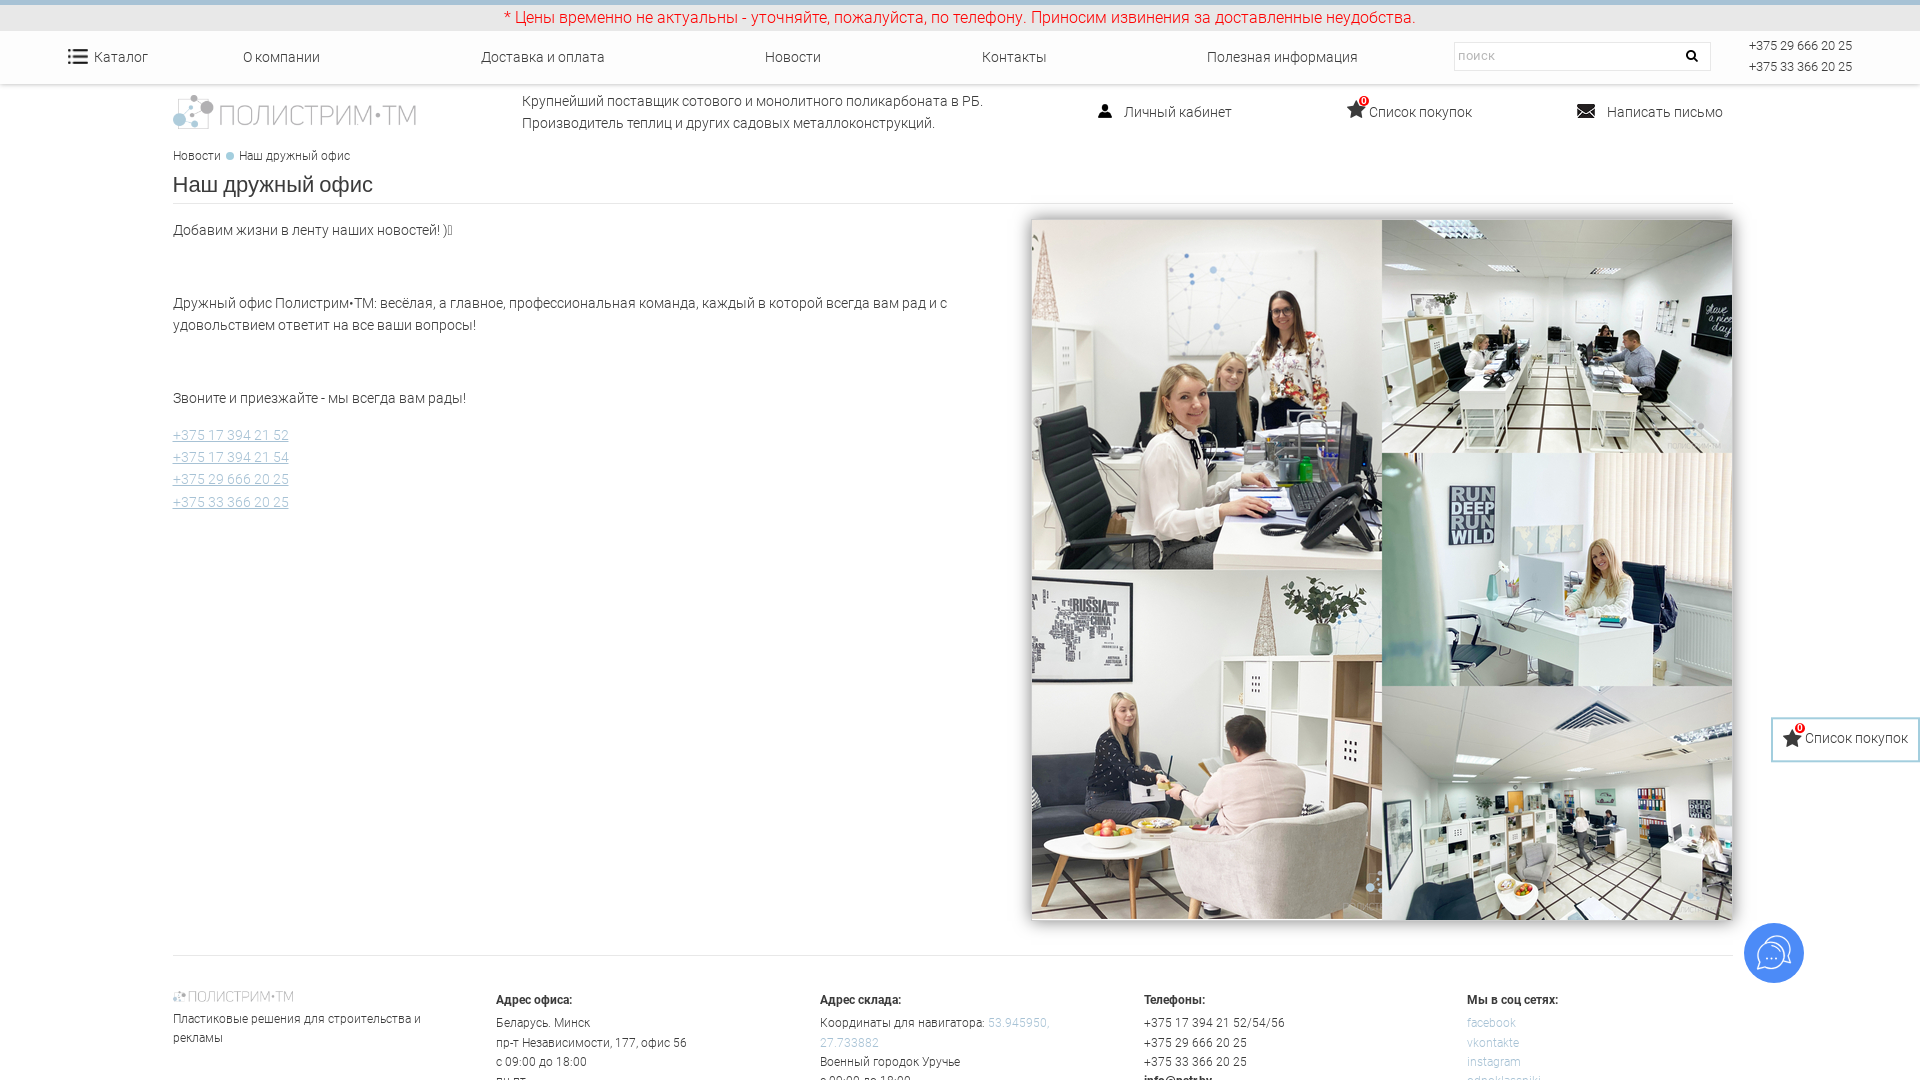  What do you see at coordinates (1491, 1022) in the screenshot?
I see `'facebook'` at bounding box center [1491, 1022].